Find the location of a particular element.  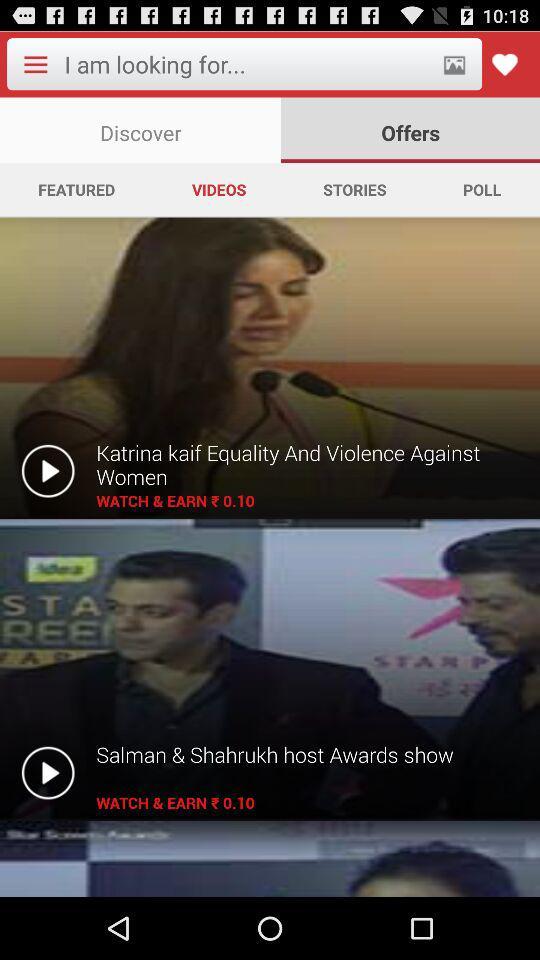

the icon next to videos app is located at coordinates (353, 189).